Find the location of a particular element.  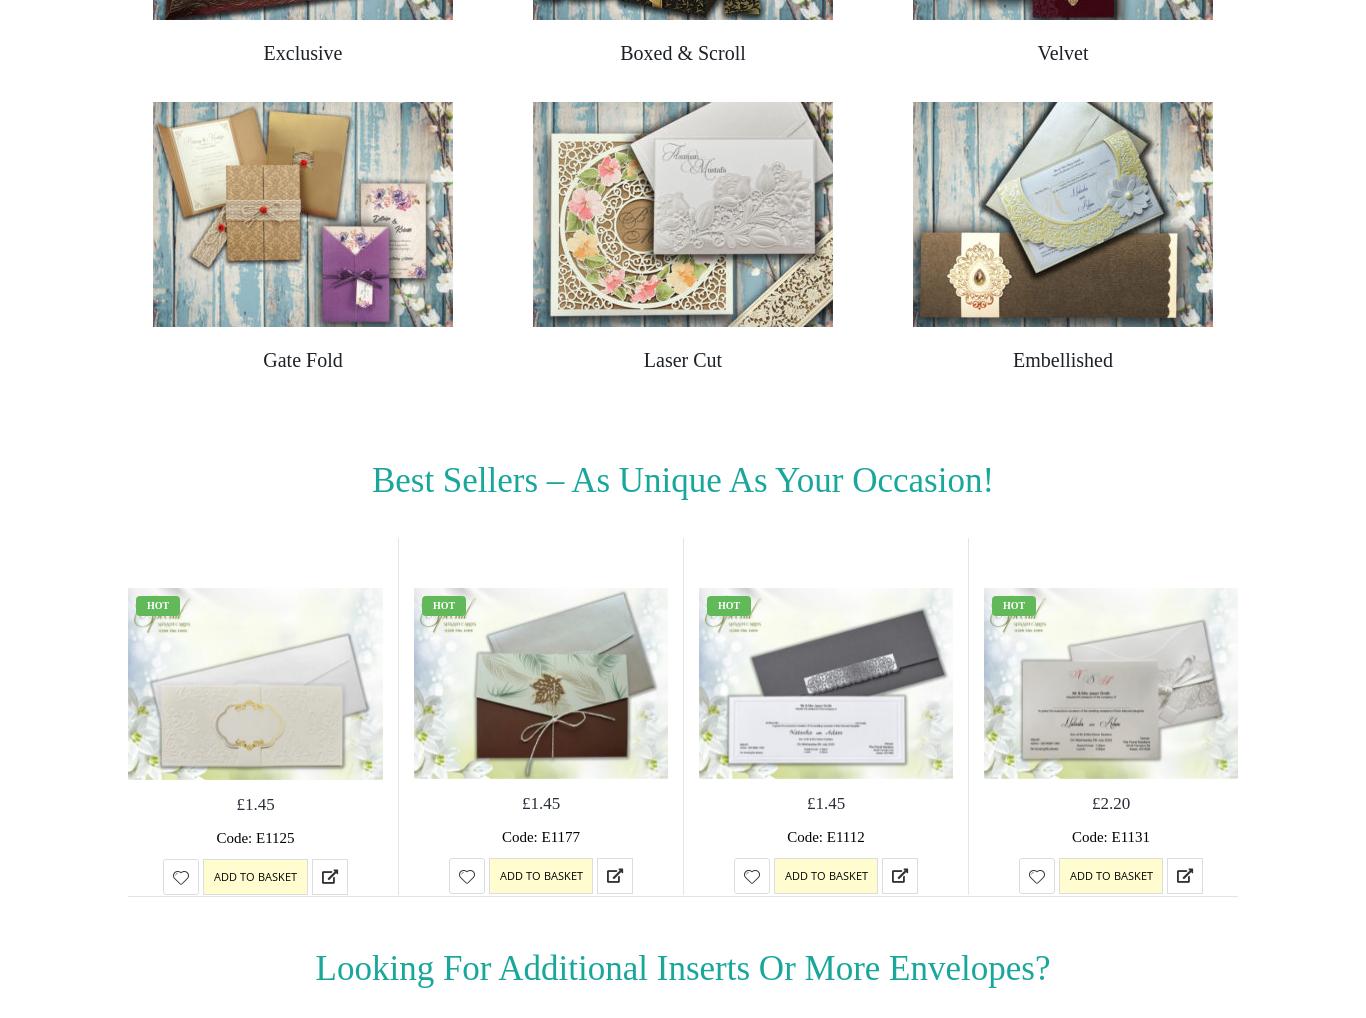

'Embellished' is located at coordinates (1061, 359).